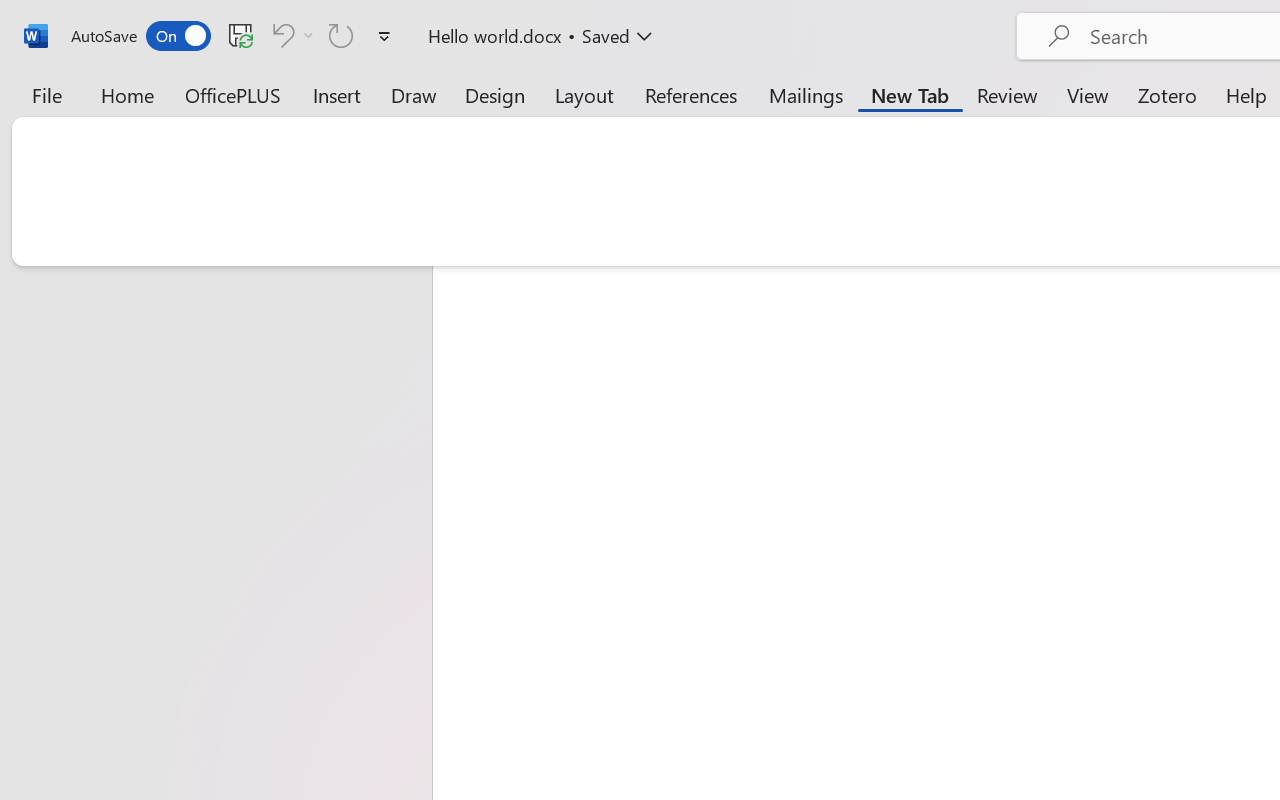 This screenshot has height=800, width=1280. I want to click on 'File Tab', so click(46, 94).